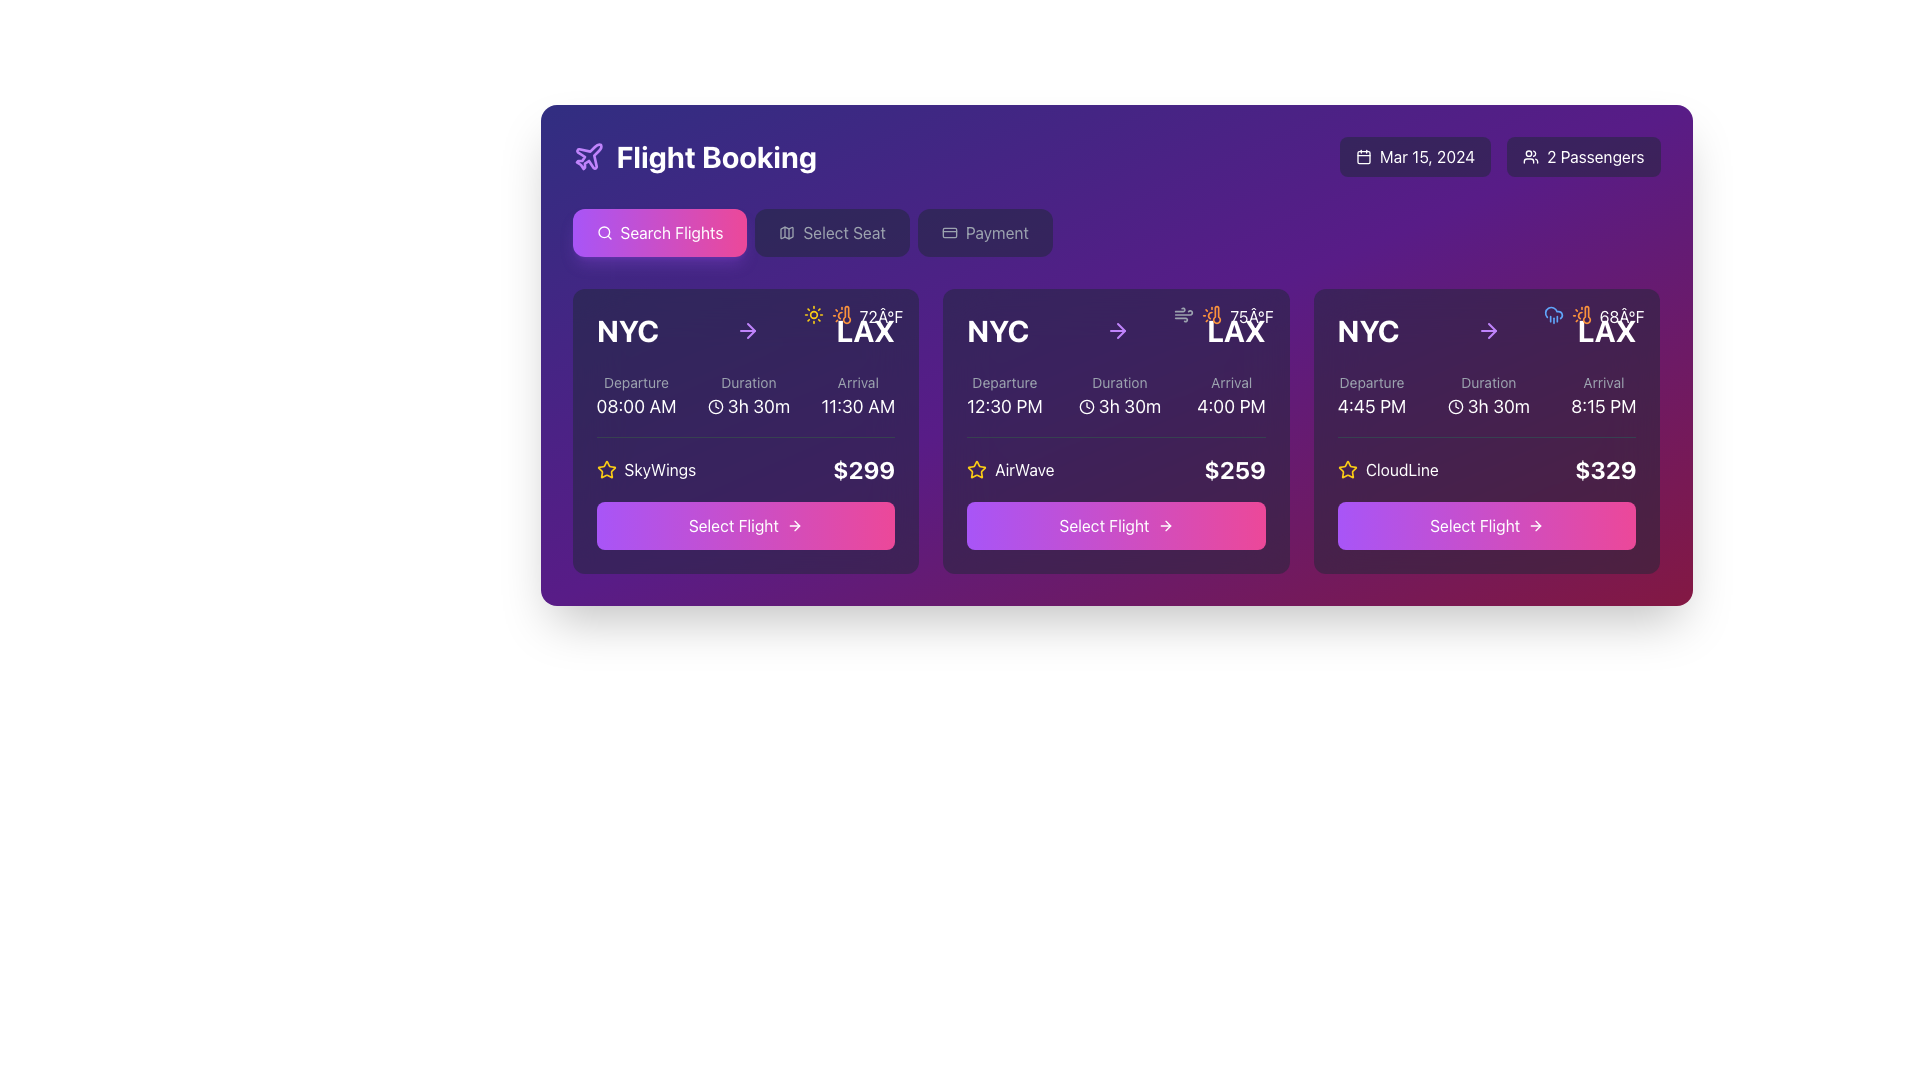  Describe the element at coordinates (985, 231) in the screenshot. I see `the 'Payment' button, which is the third button in a group of three, featuring a dark background and light text` at that location.